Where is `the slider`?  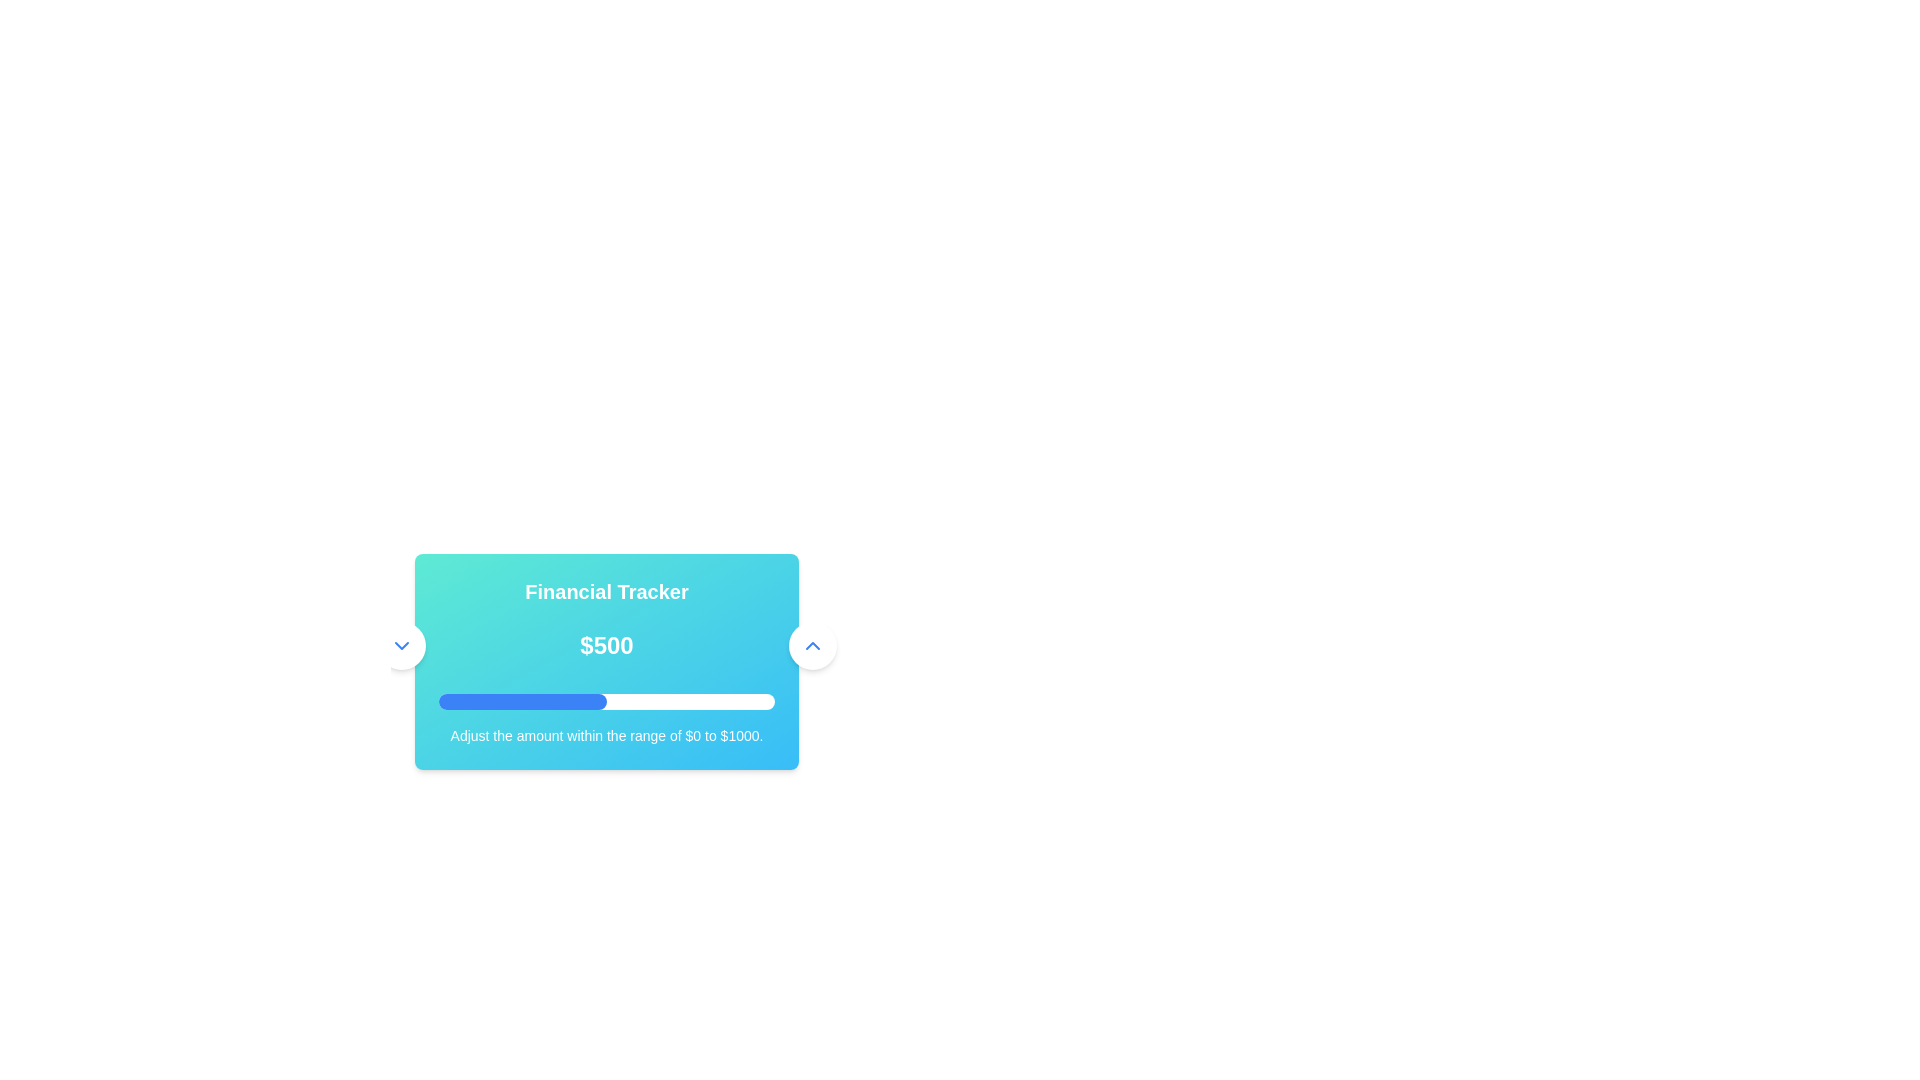 the slider is located at coordinates (706, 701).